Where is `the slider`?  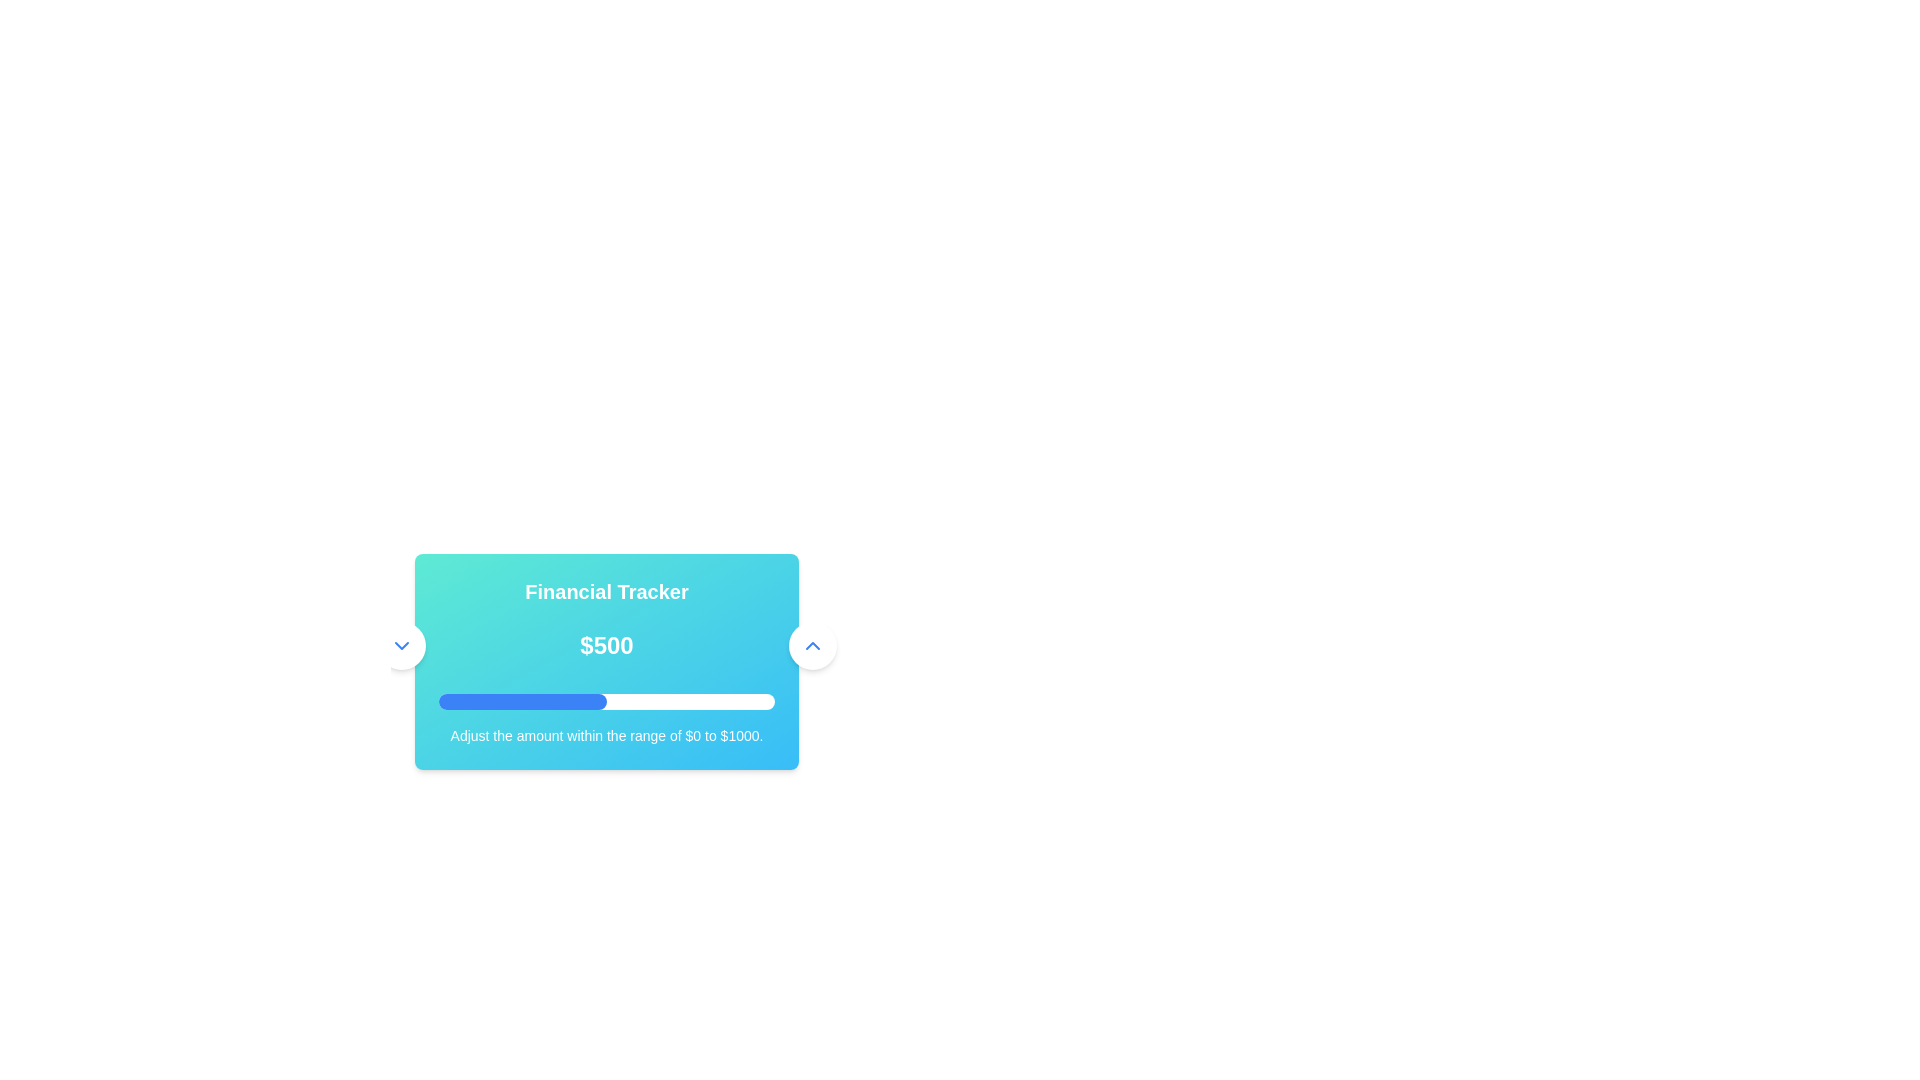 the slider is located at coordinates (706, 701).